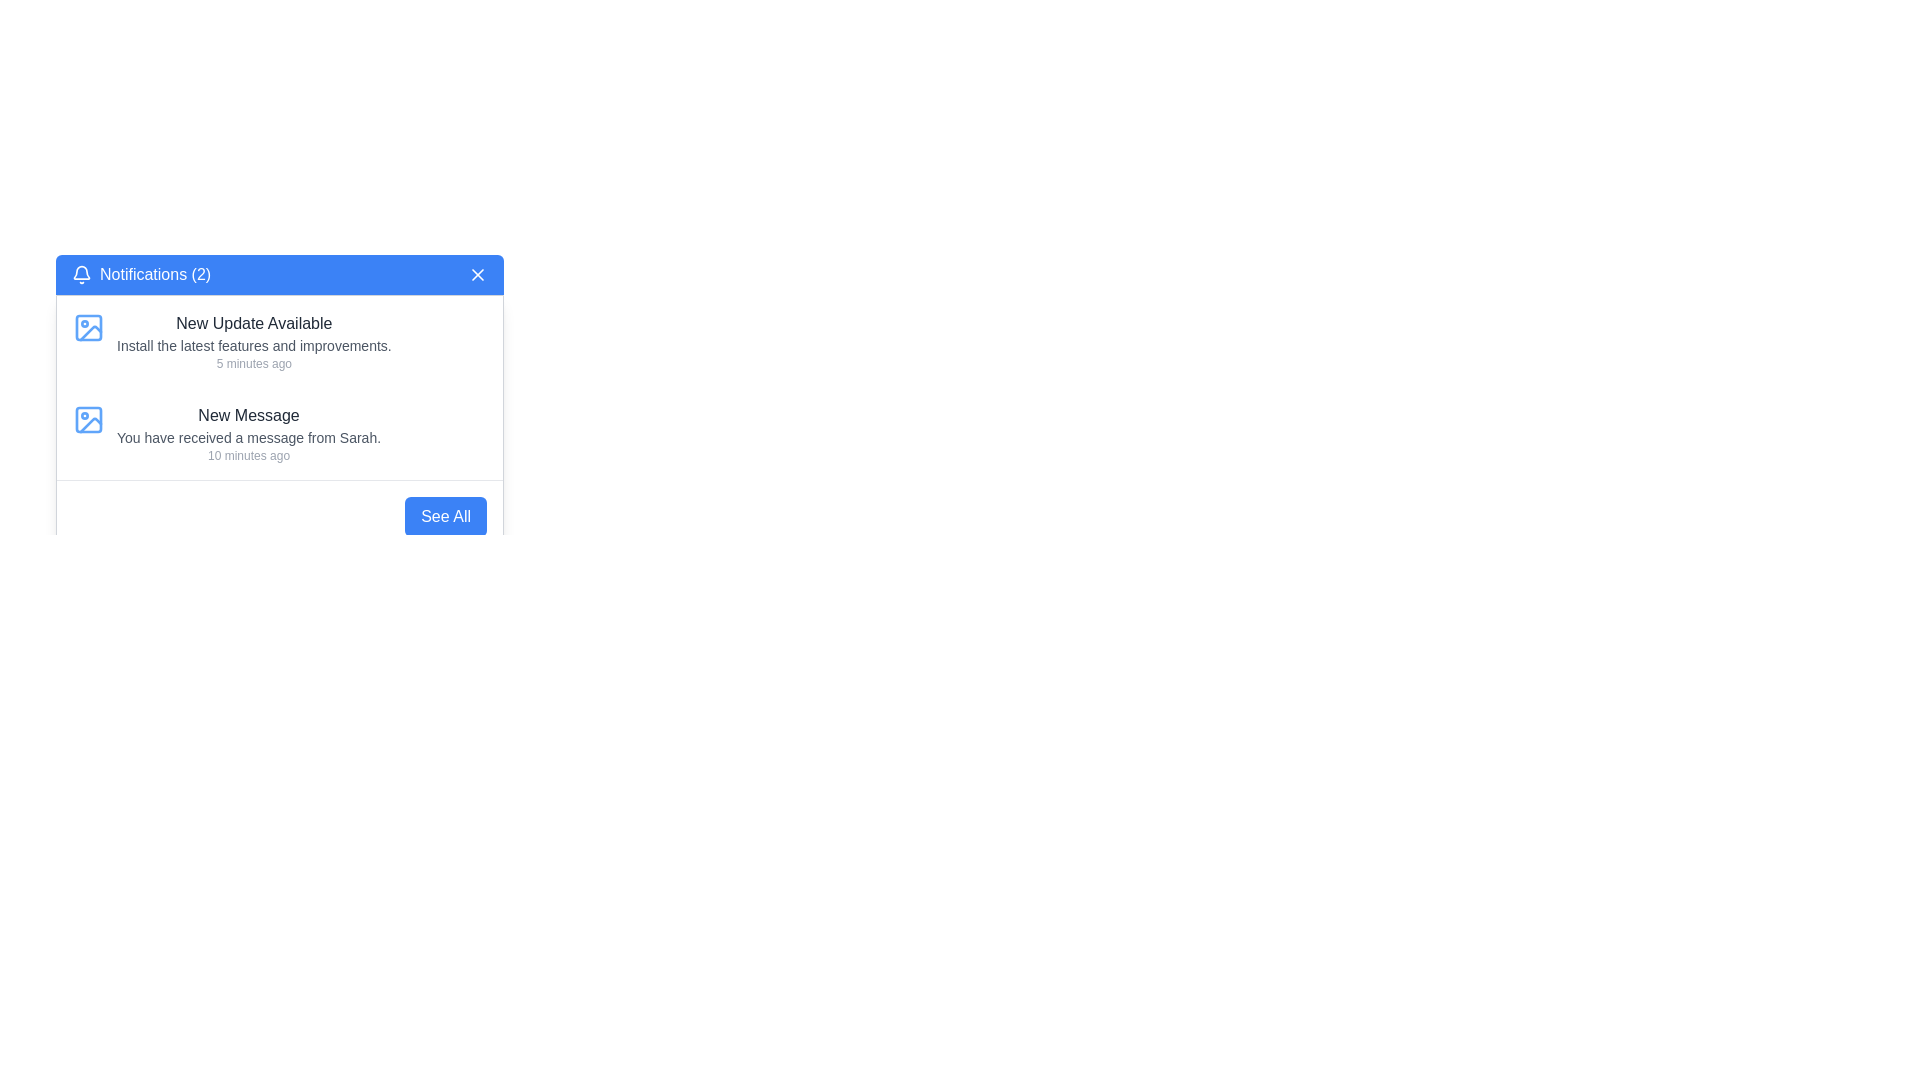  I want to click on the notification button located at the bottom-right corner of the 'Notifications (2)' card, so click(445, 515).